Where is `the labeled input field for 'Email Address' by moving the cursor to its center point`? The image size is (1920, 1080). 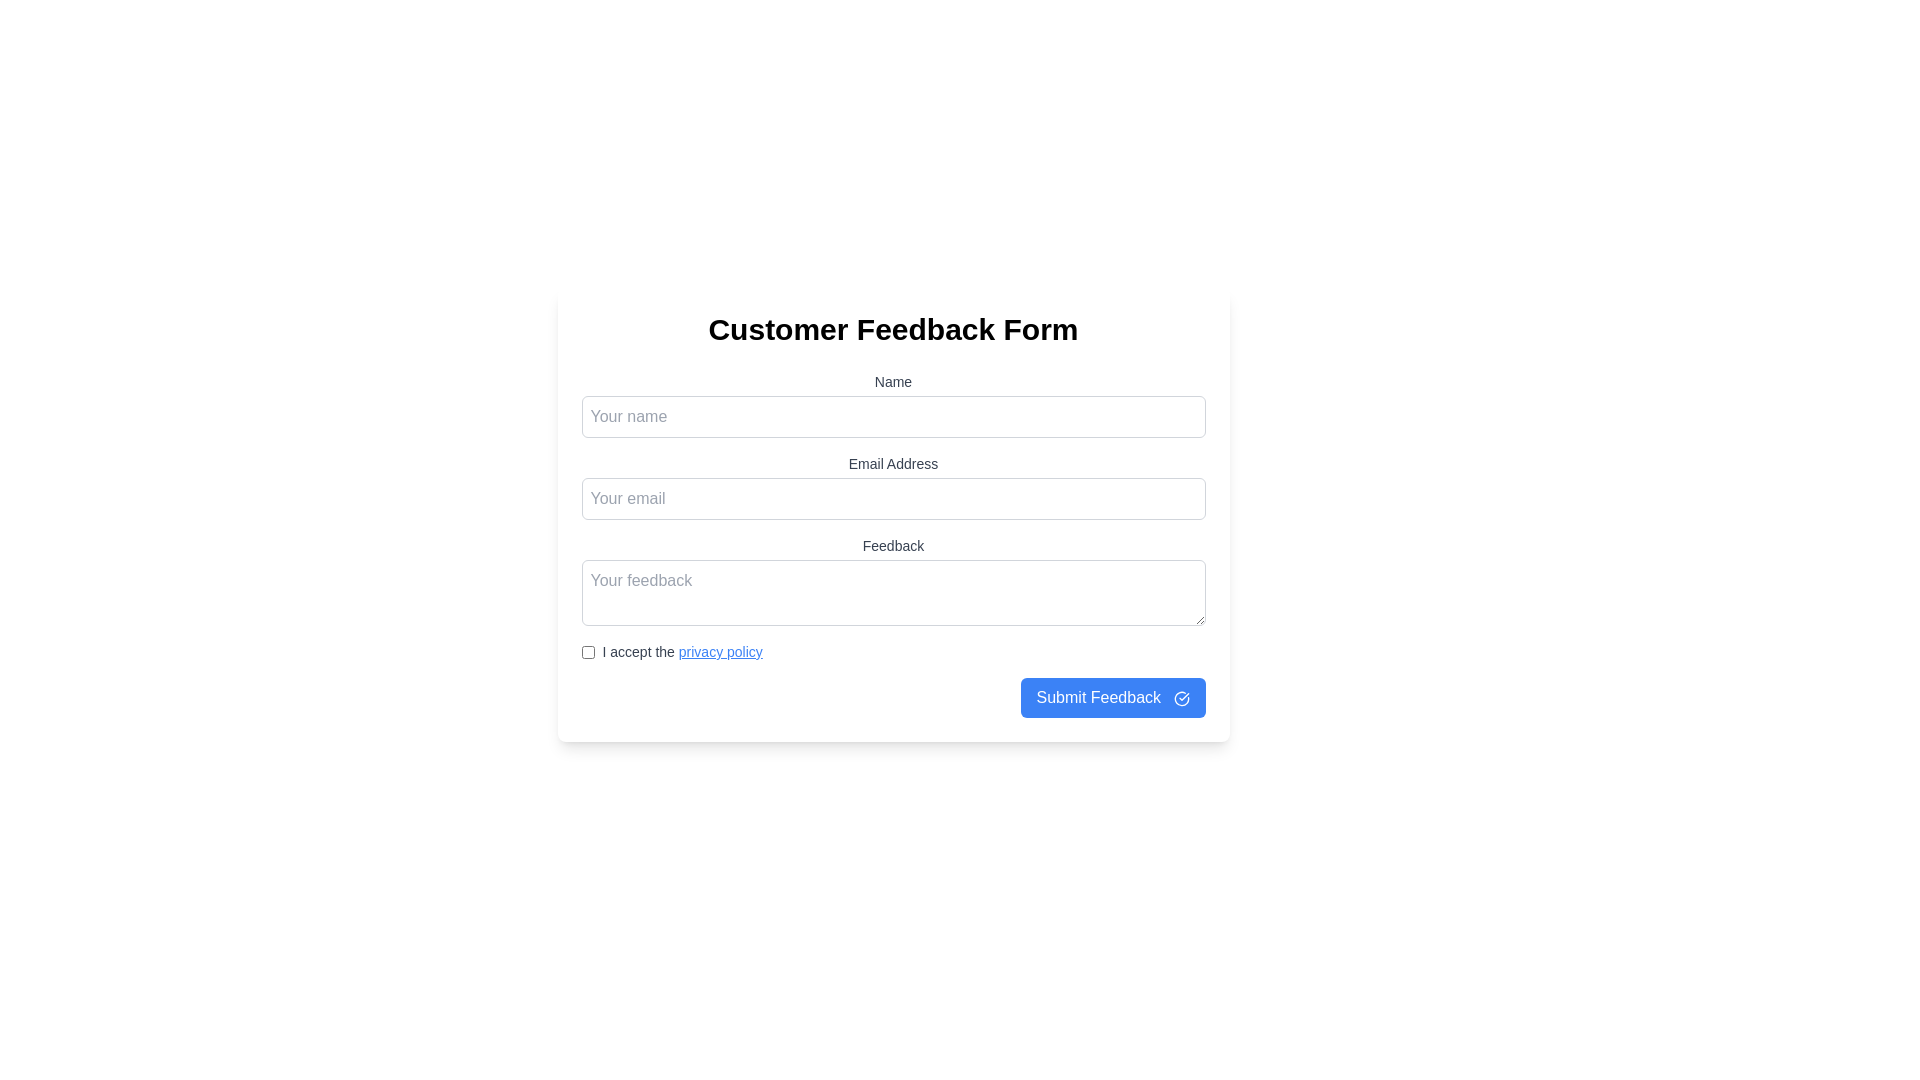 the labeled input field for 'Email Address' by moving the cursor to its center point is located at coordinates (892, 463).